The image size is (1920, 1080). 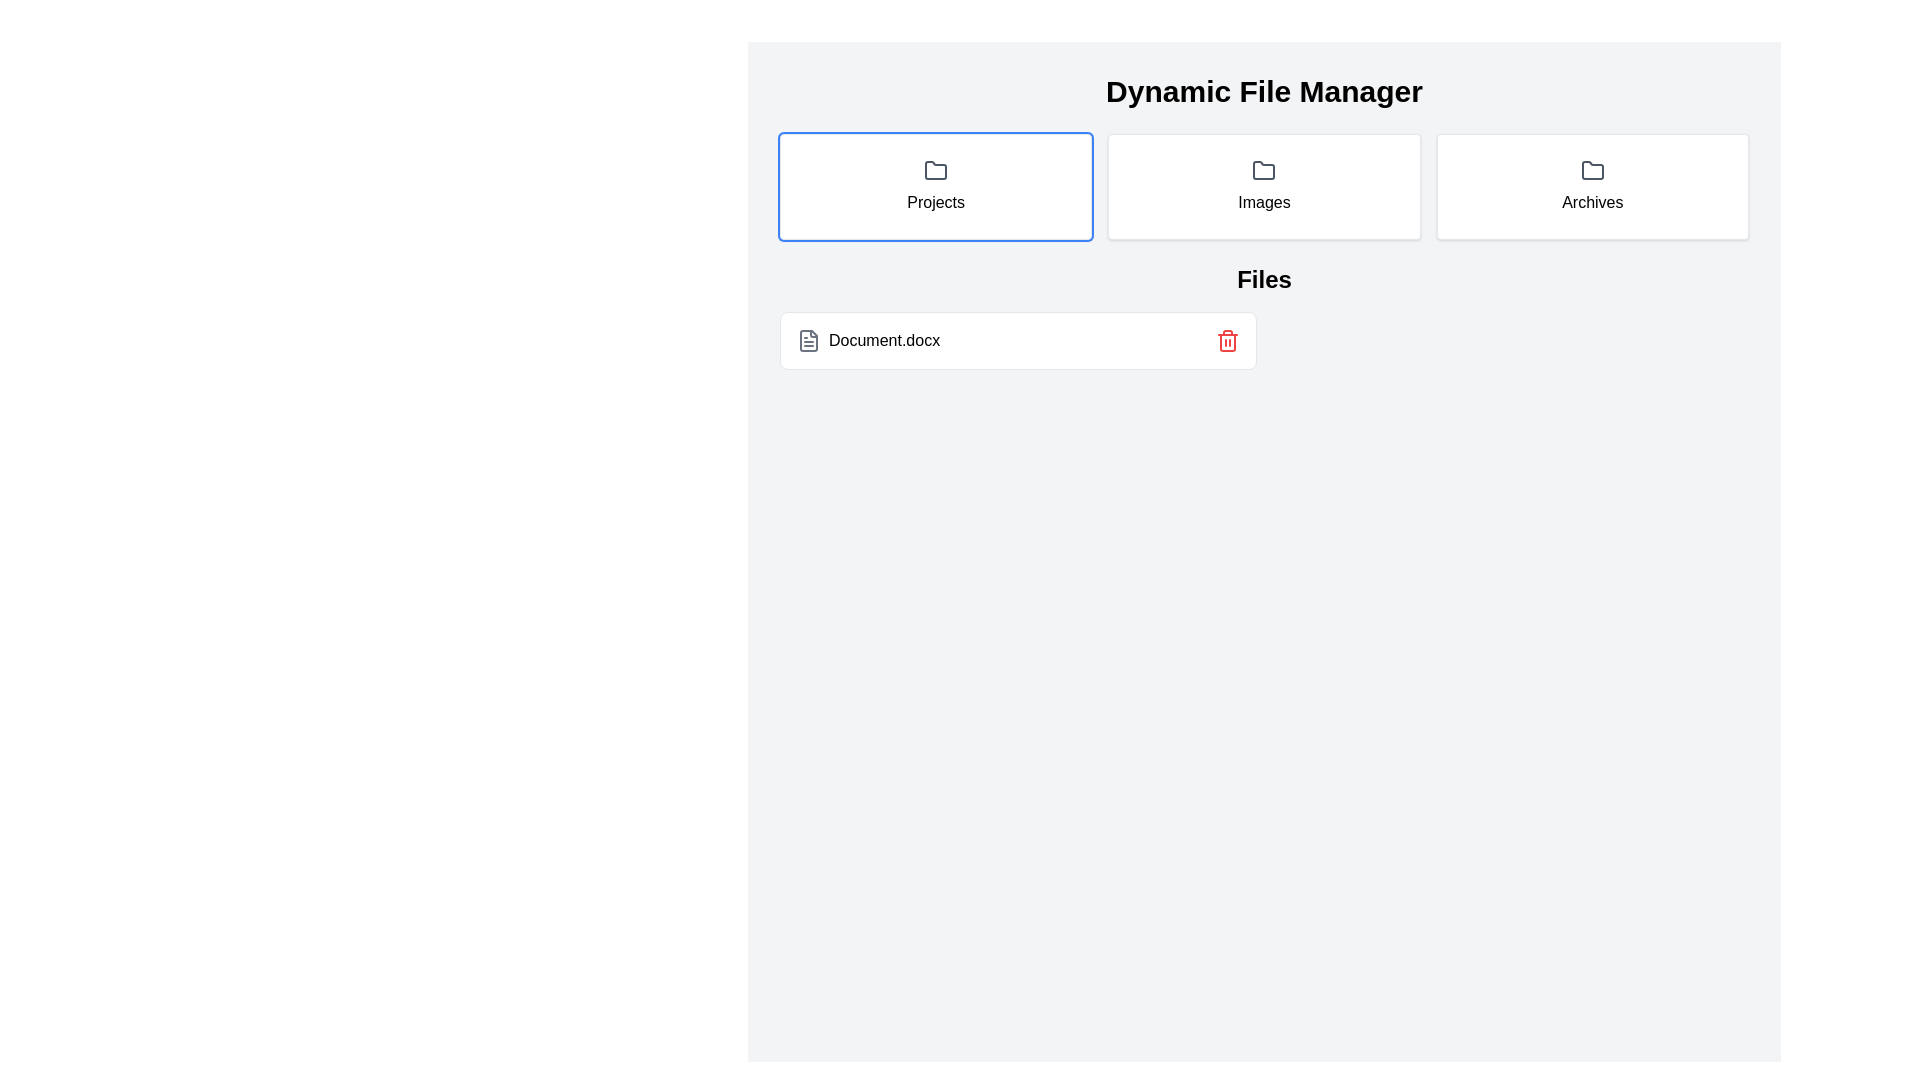 What do you see at coordinates (1591, 169) in the screenshot?
I see `the icon that represents the 'Archives' folder, located in the upper-right section of the interface, above the text label 'Archives'` at bounding box center [1591, 169].